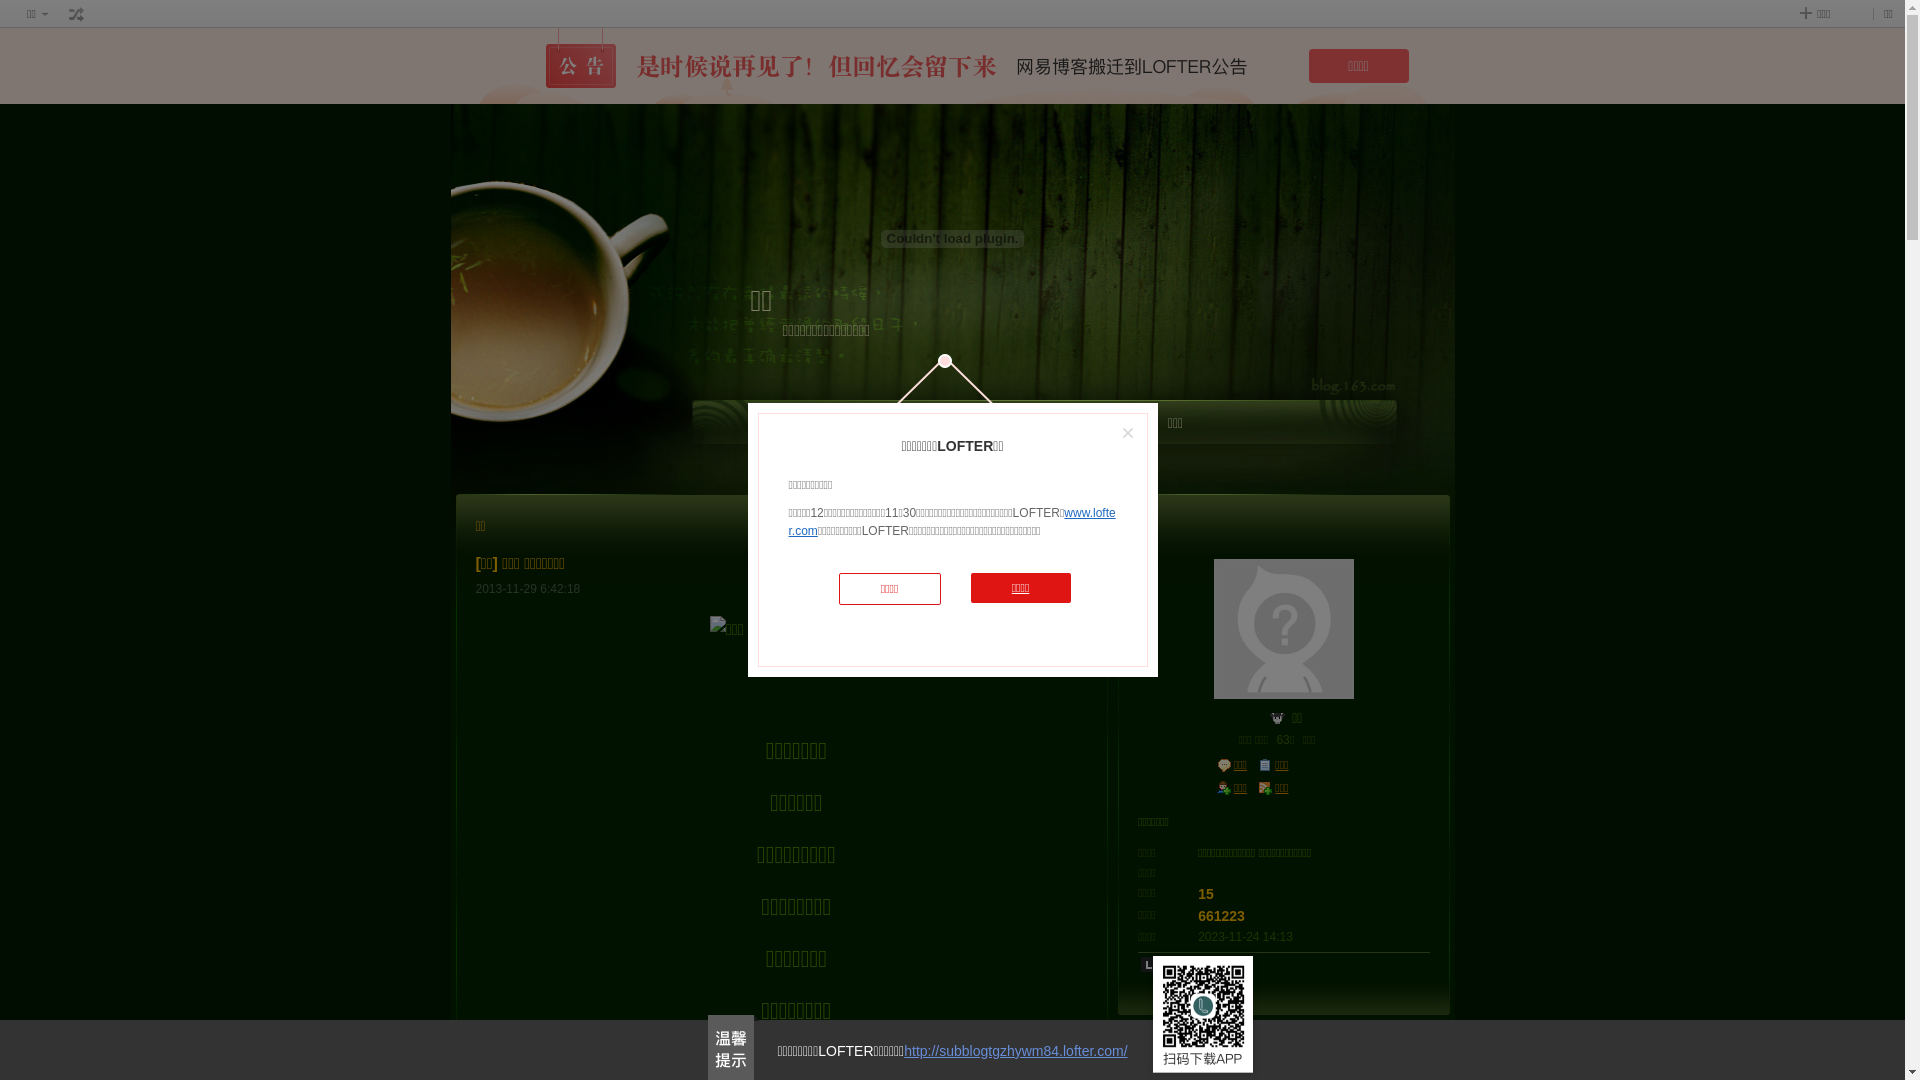 Image resolution: width=1920 pixels, height=1080 pixels. Describe the element at coordinates (964, 427) in the screenshot. I see `'LOFTER'` at that location.